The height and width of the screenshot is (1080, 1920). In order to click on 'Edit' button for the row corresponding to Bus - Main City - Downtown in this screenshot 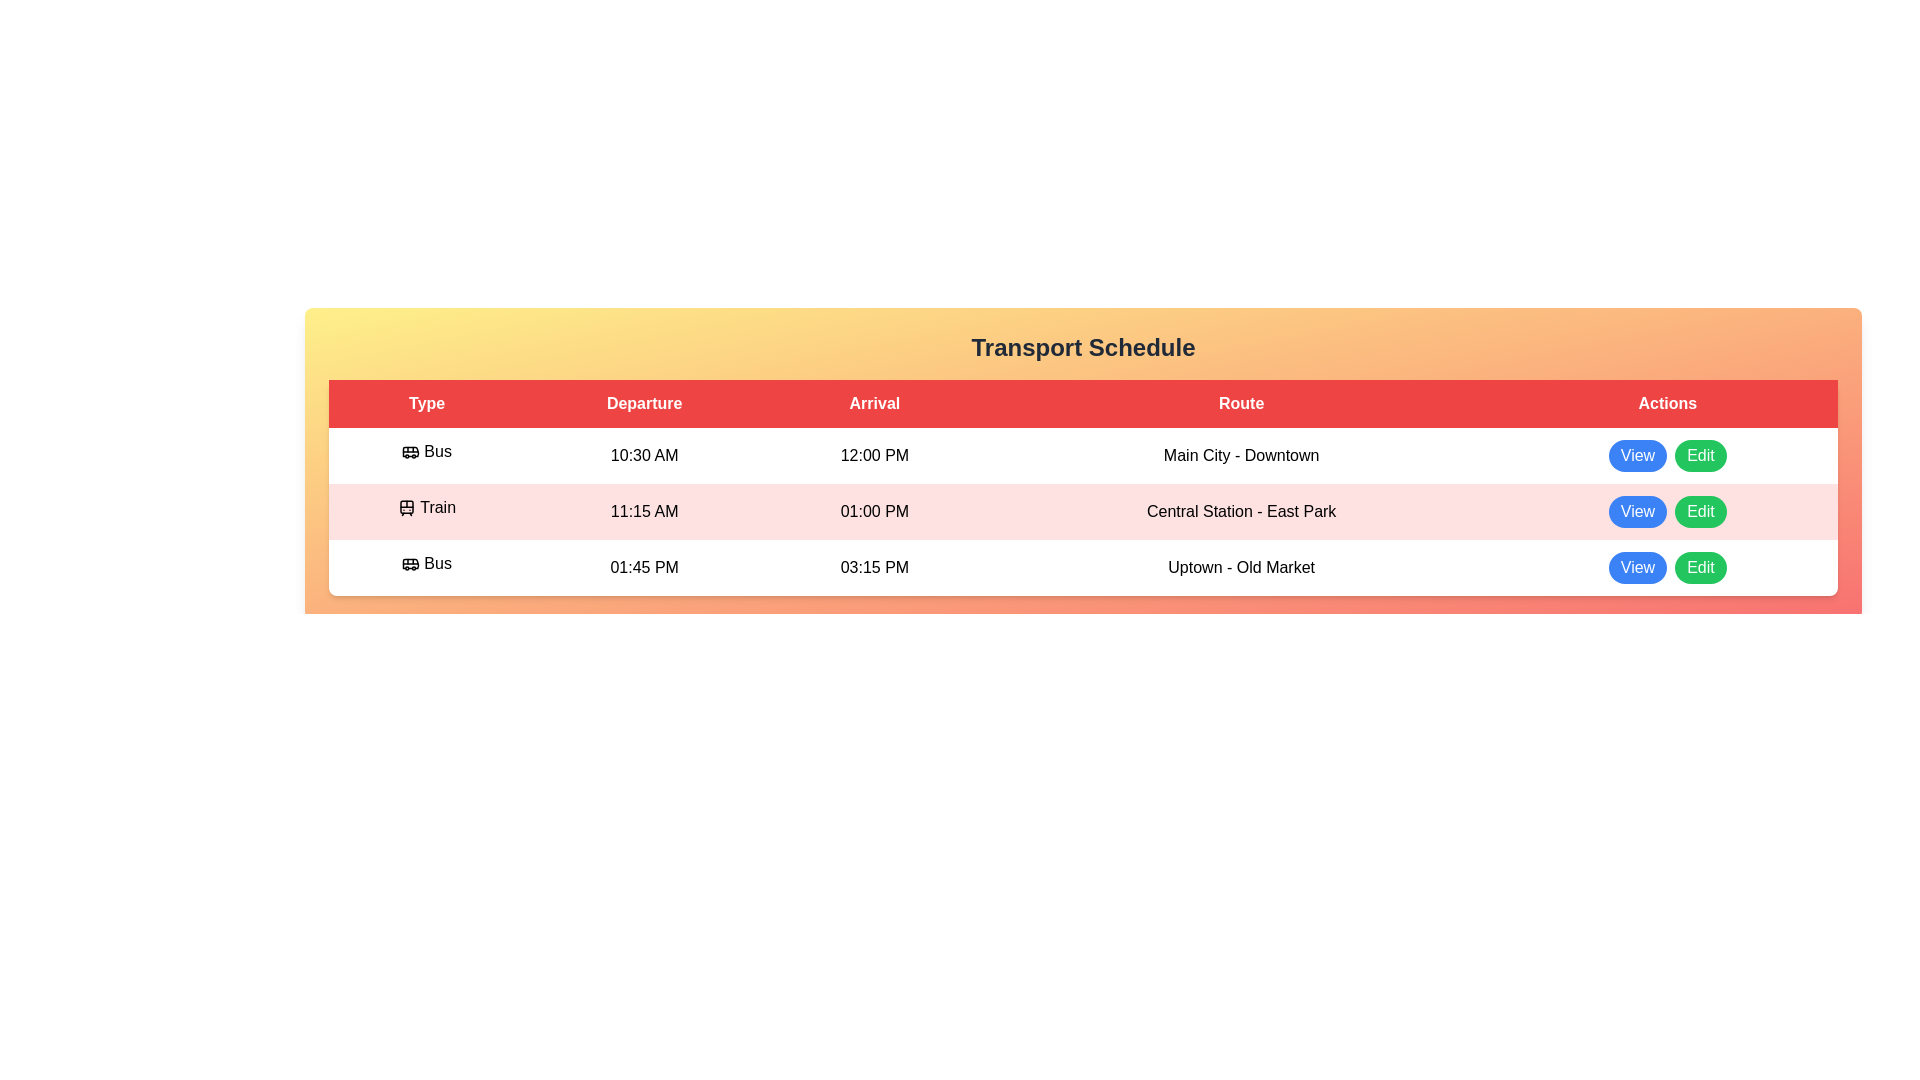, I will do `click(1699, 455)`.